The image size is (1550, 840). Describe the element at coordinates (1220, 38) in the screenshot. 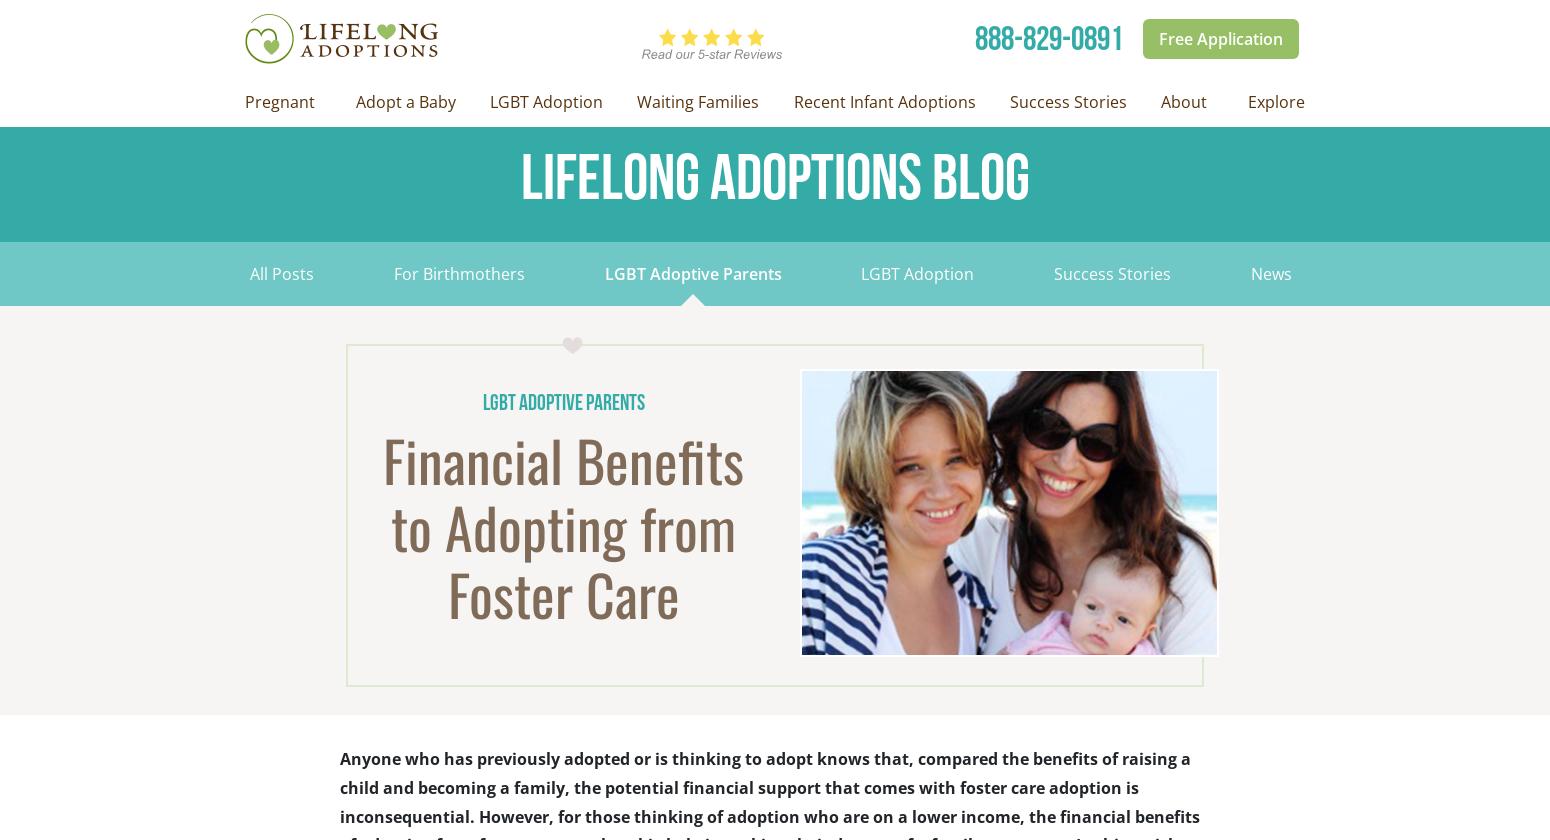

I see `'Free Application'` at that location.